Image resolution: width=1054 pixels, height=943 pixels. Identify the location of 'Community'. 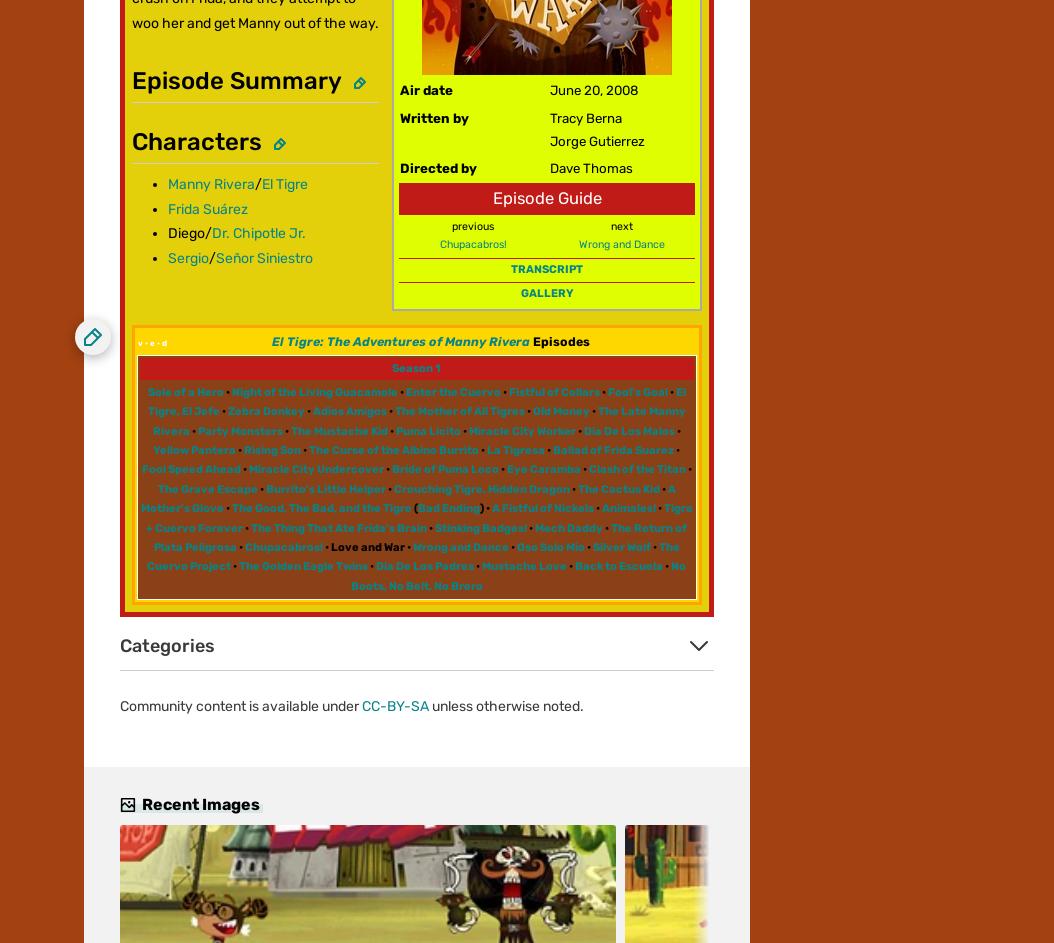
(121, 38).